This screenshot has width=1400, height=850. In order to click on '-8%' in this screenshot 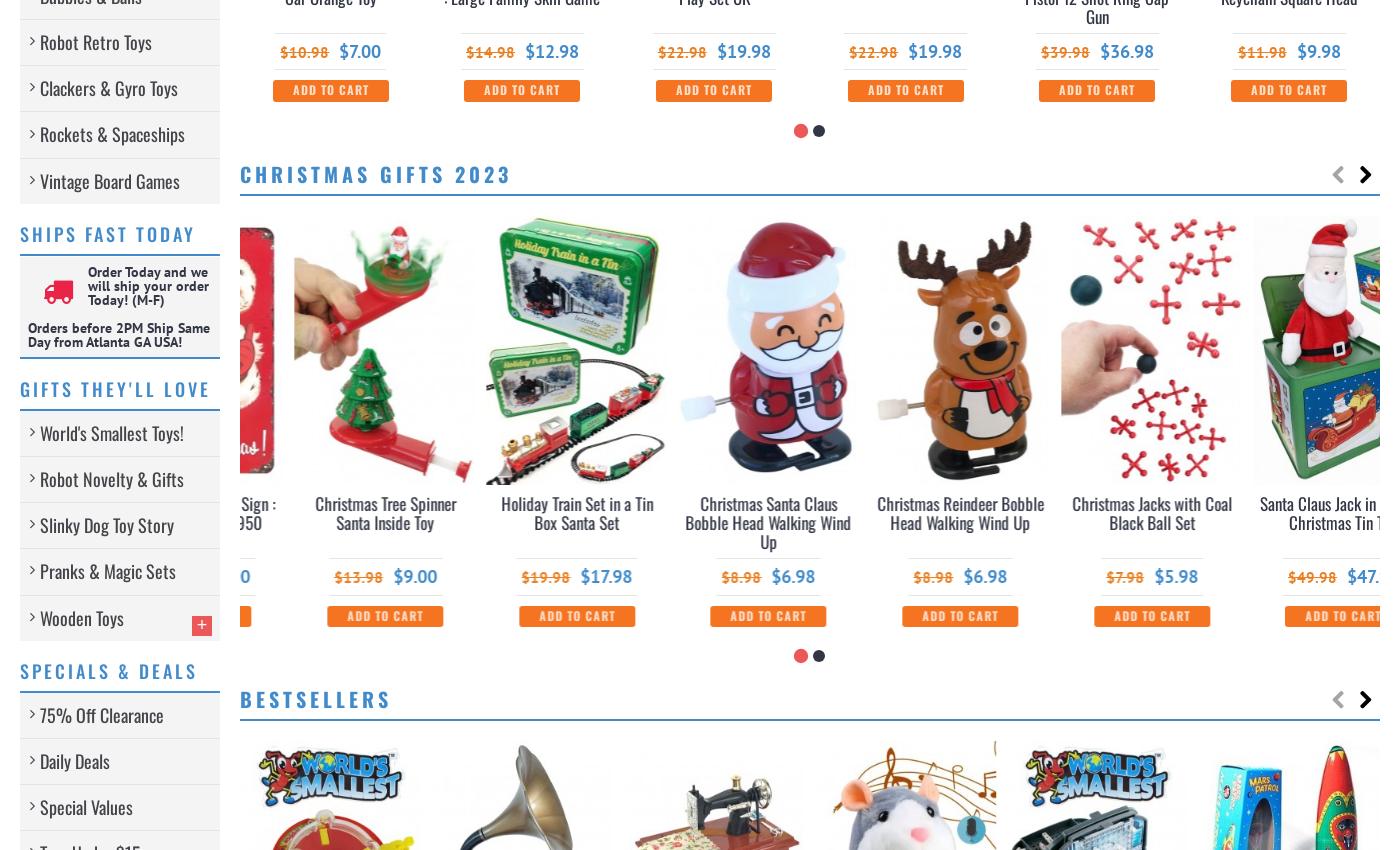, I will do `click(590, 759)`.